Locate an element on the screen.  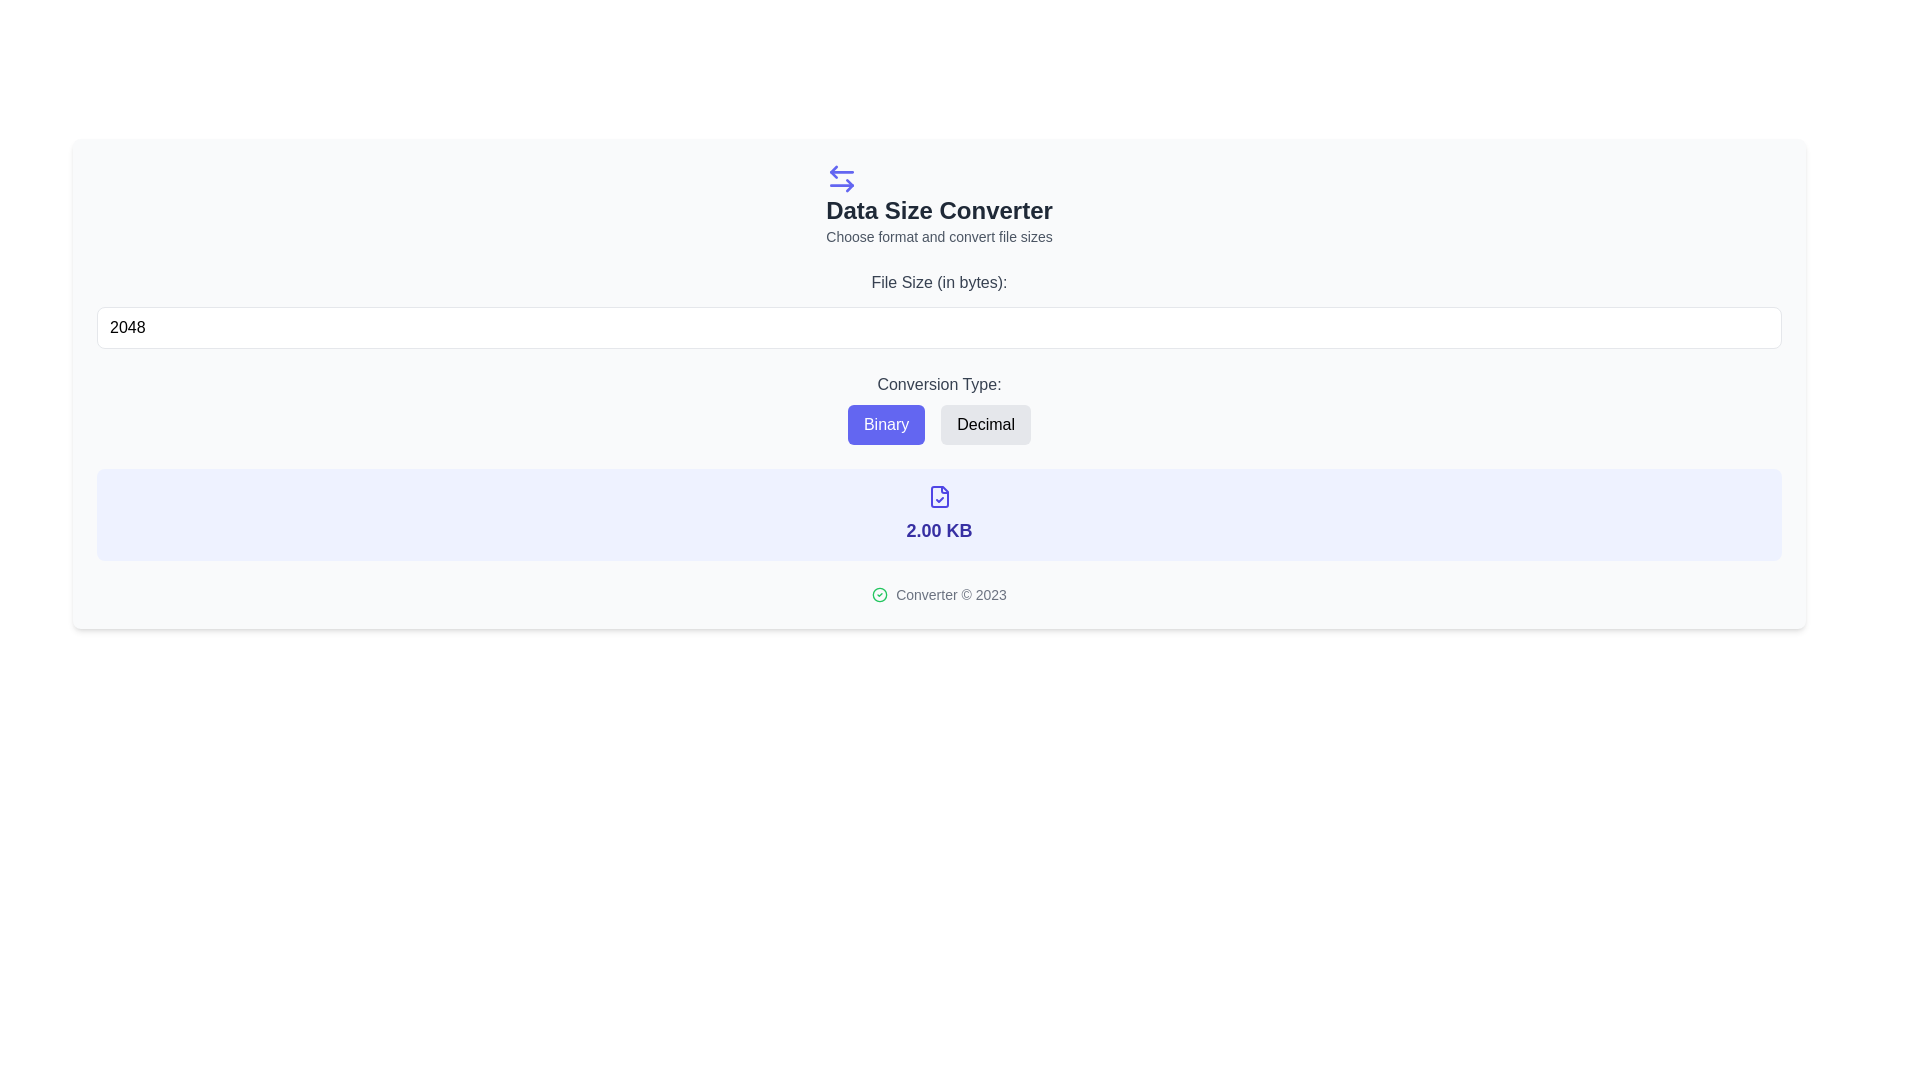
the leftmost subelement of the left-right arrow icon within the 'Data Size Converter' label, which visually contributes to the icon's representation of bi-directional navigation is located at coordinates (834, 171).